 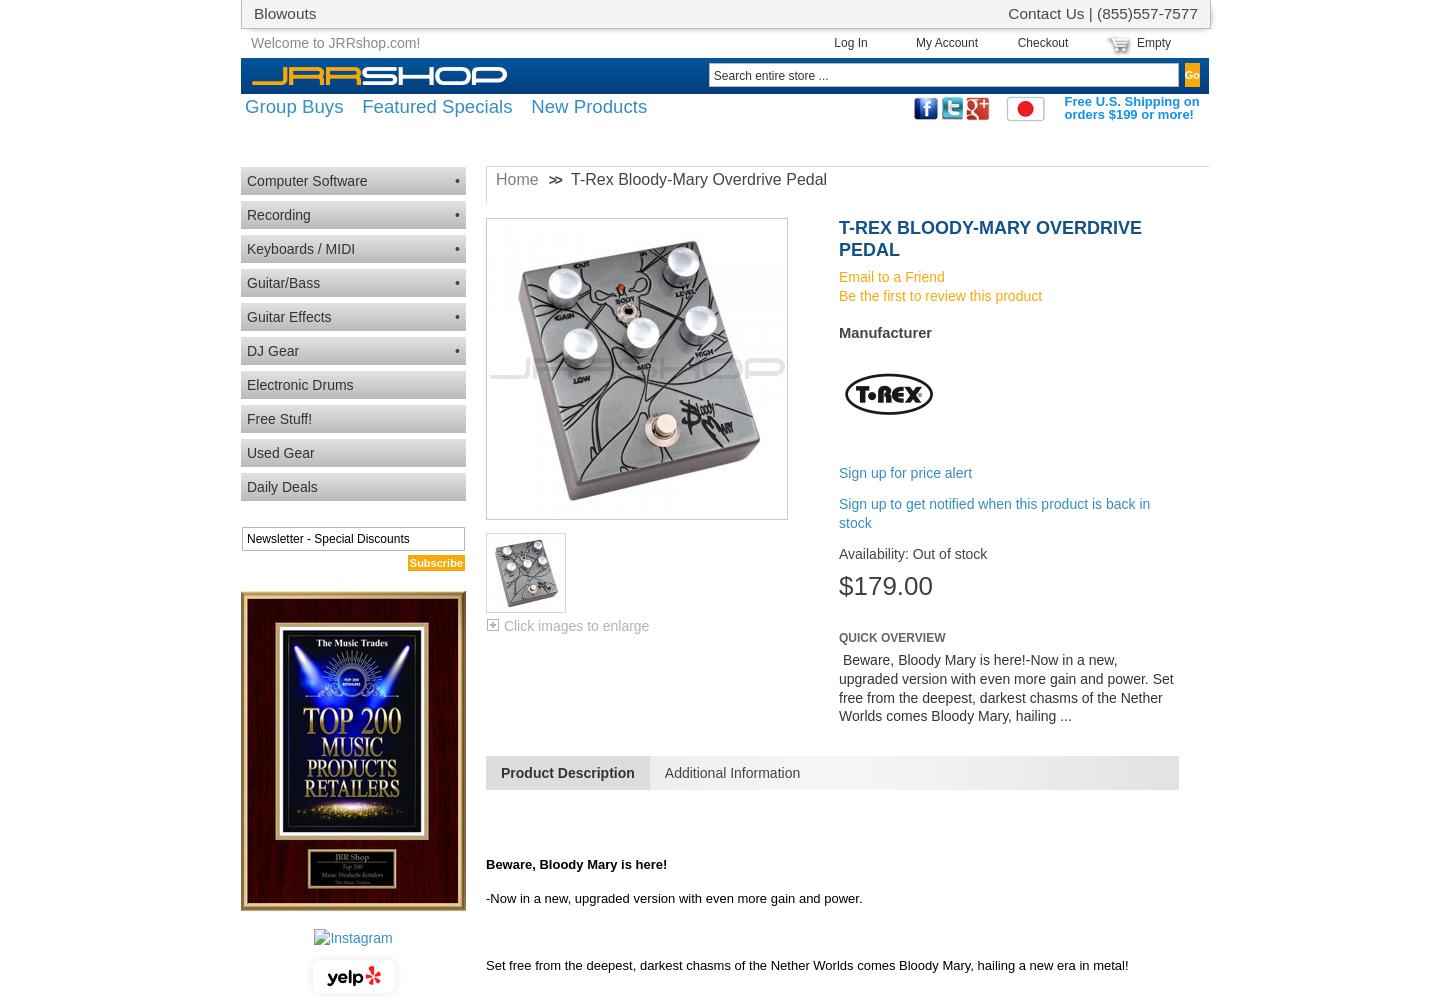 I want to click on 'Welcome to JRRshop.com!', so click(x=250, y=43).